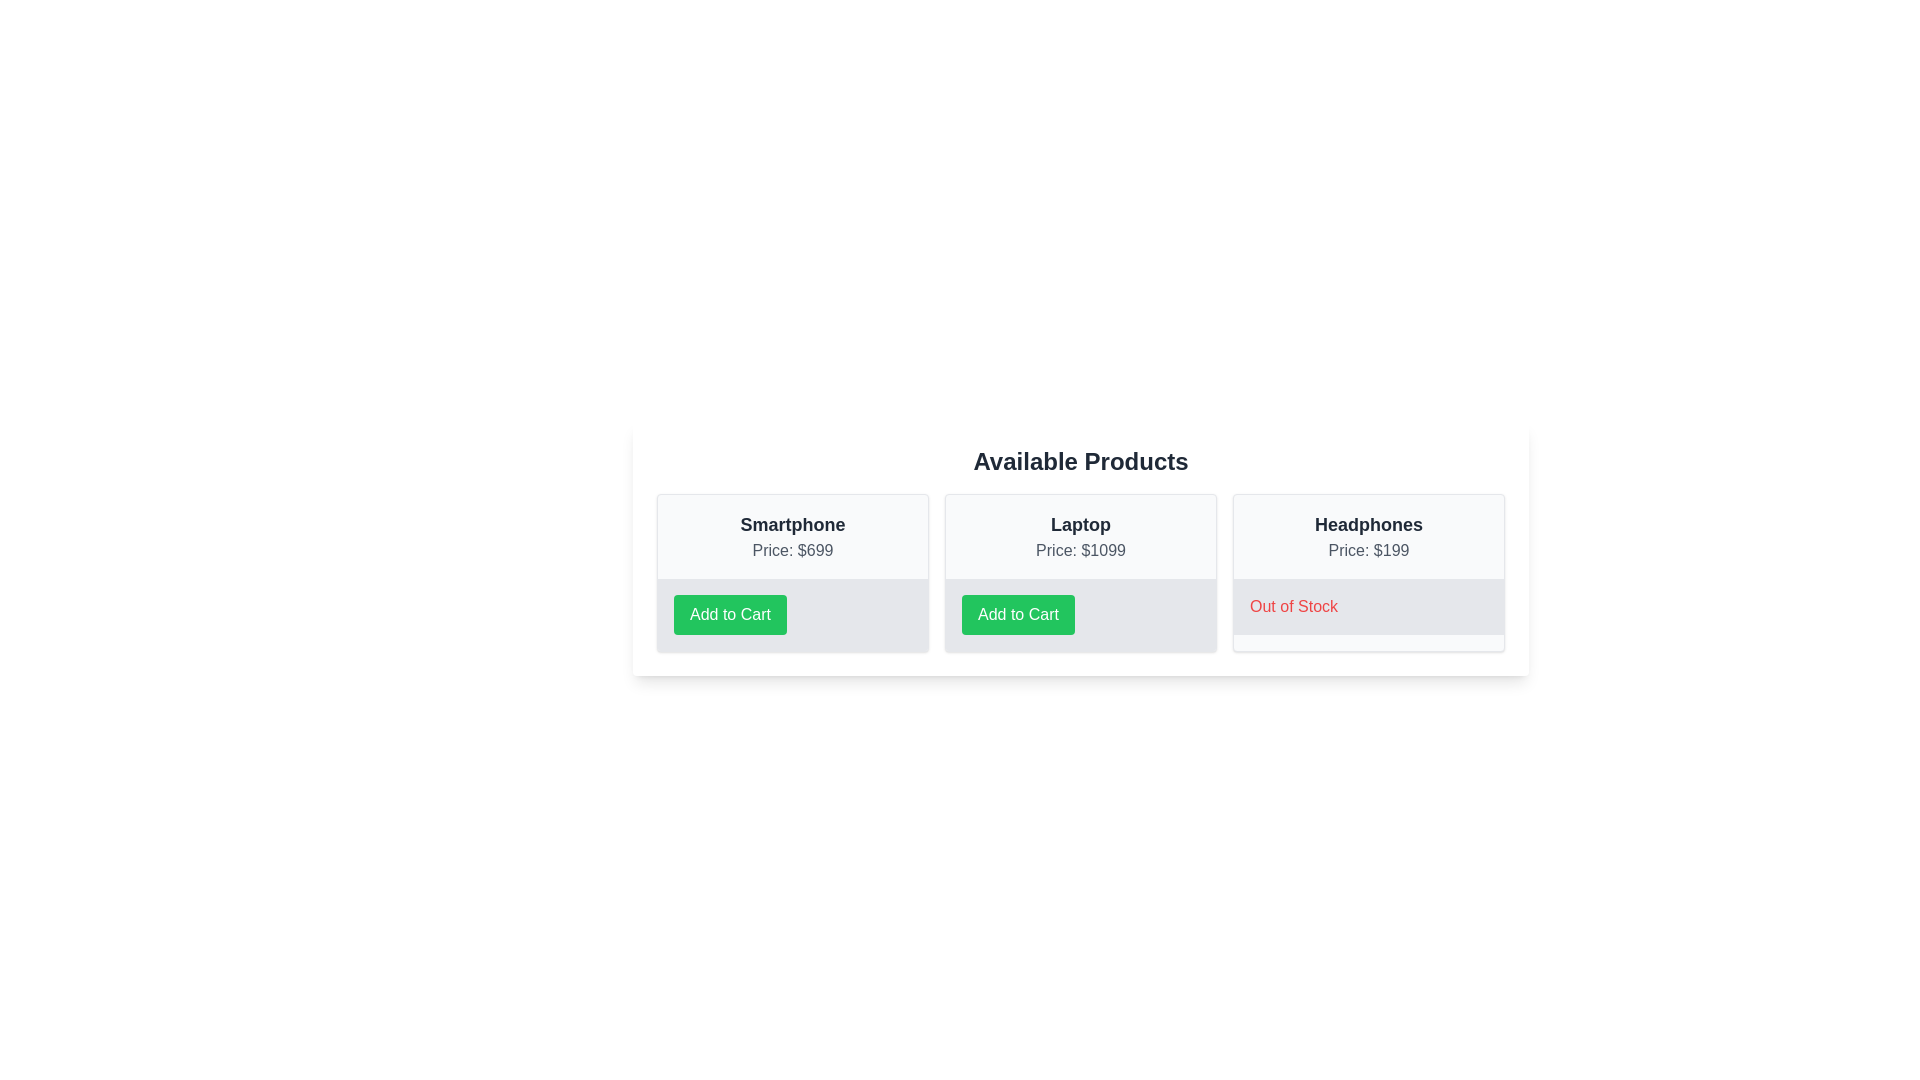  Describe the element at coordinates (1018, 613) in the screenshot. I see `the 'Add to Cart' button, which is a rectangular button with rounded corners and a green background, located below the product description for the 'Laptop' and in the middle column of a three-column grid of products` at that location.